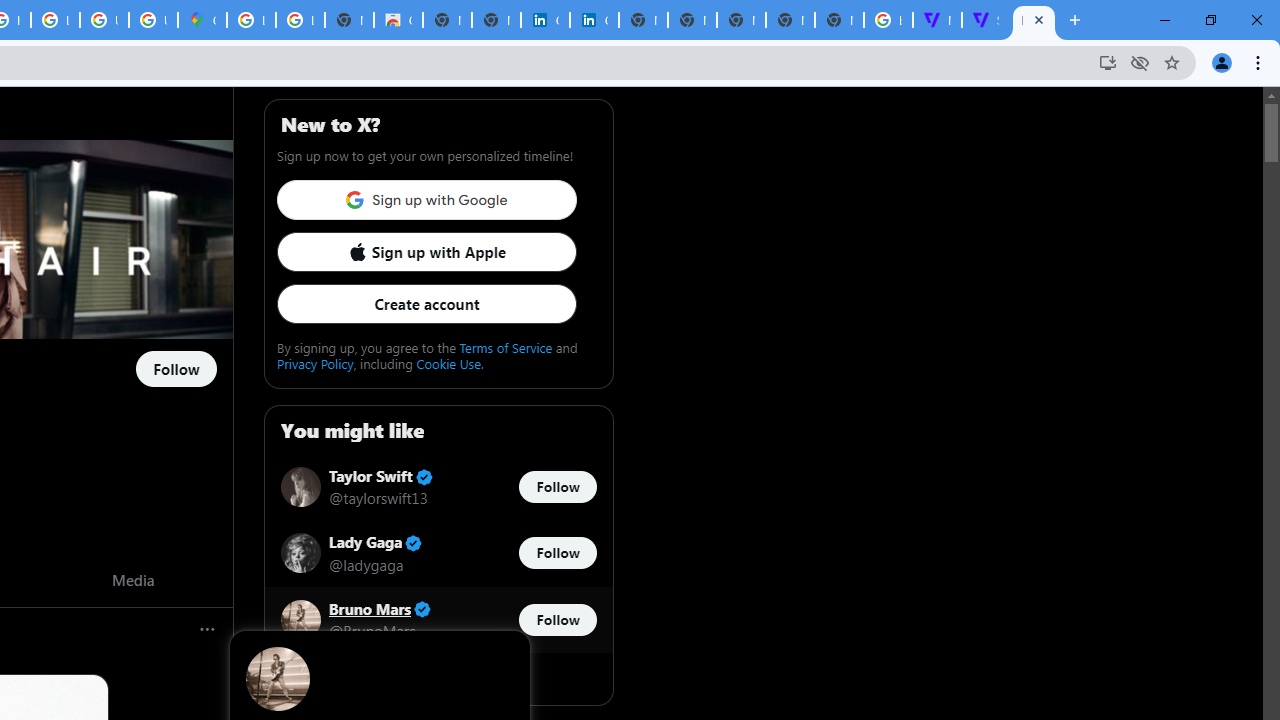 The width and height of the screenshot is (1280, 720). Describe the element at coordinates (380, 608) in the screenshot. I see `'Bruno Mars Verified account'` at that location.